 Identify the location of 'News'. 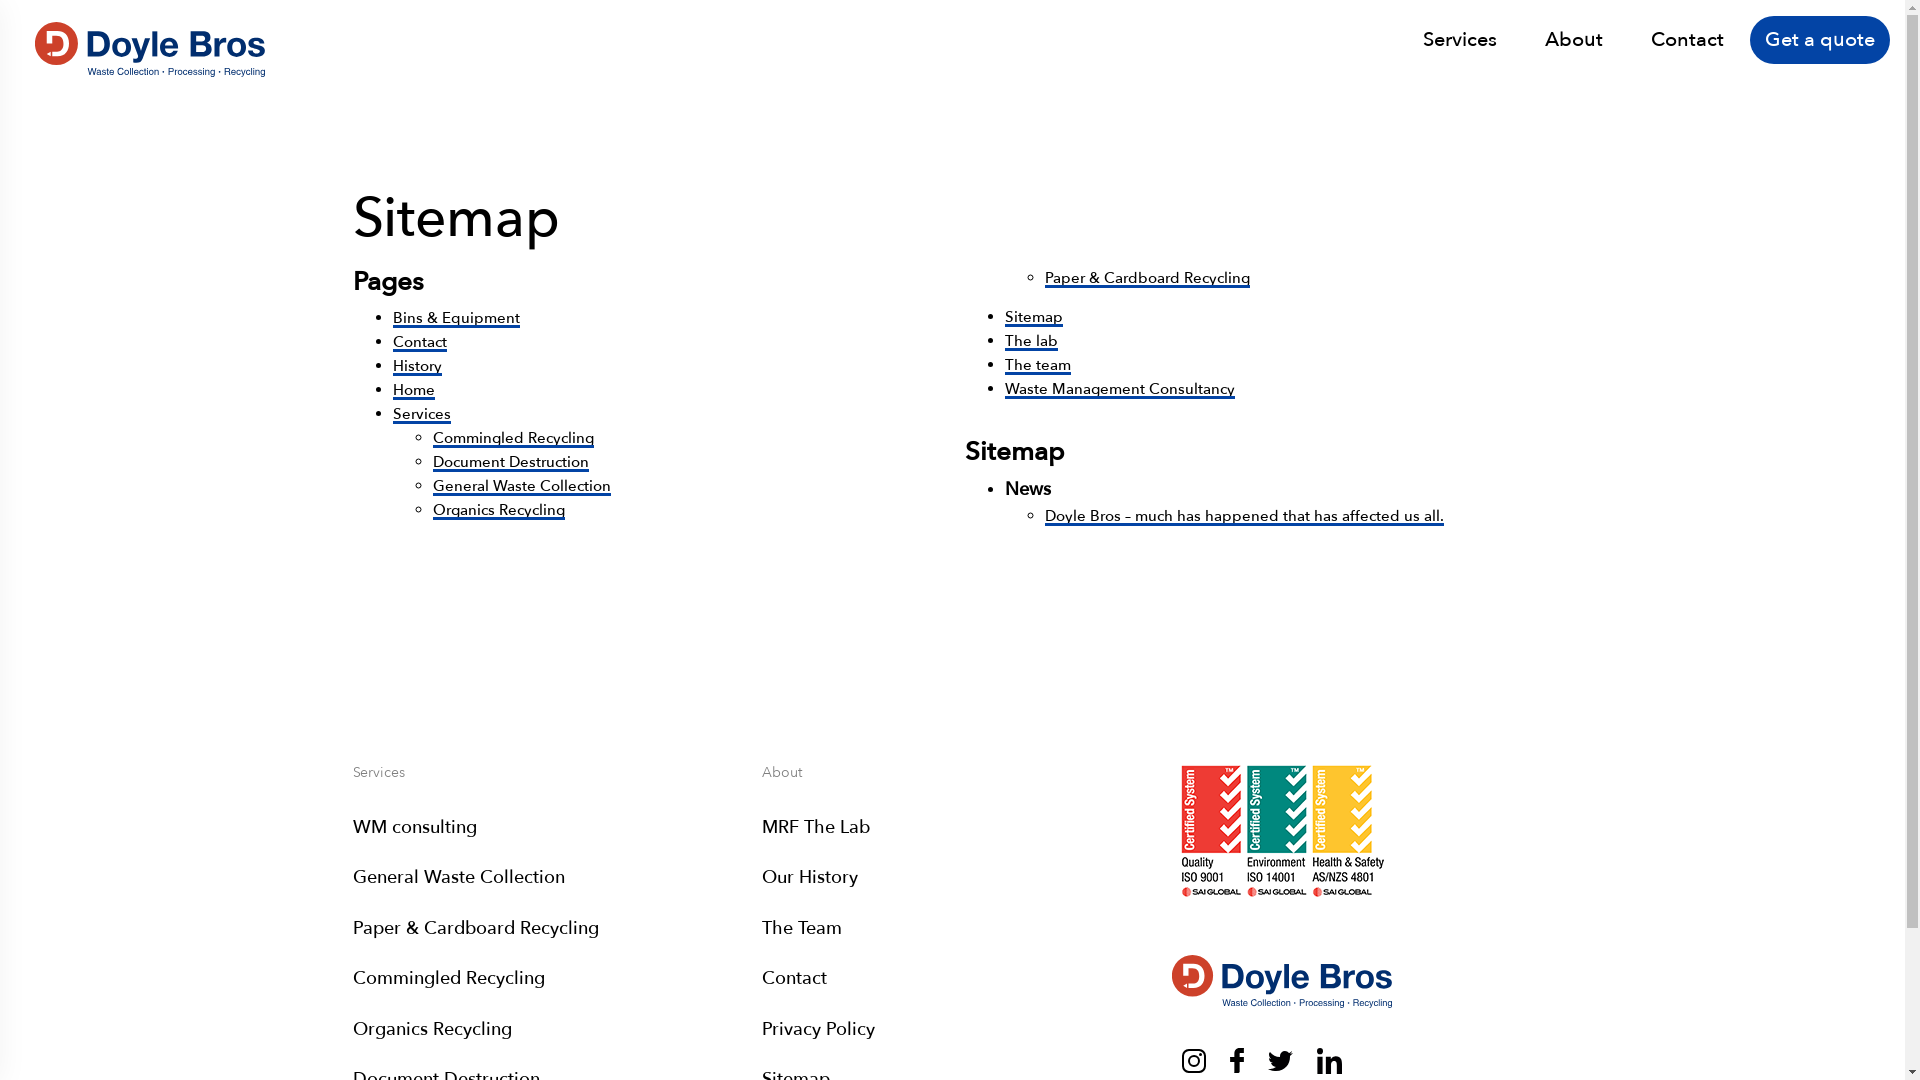
(1027, 489).